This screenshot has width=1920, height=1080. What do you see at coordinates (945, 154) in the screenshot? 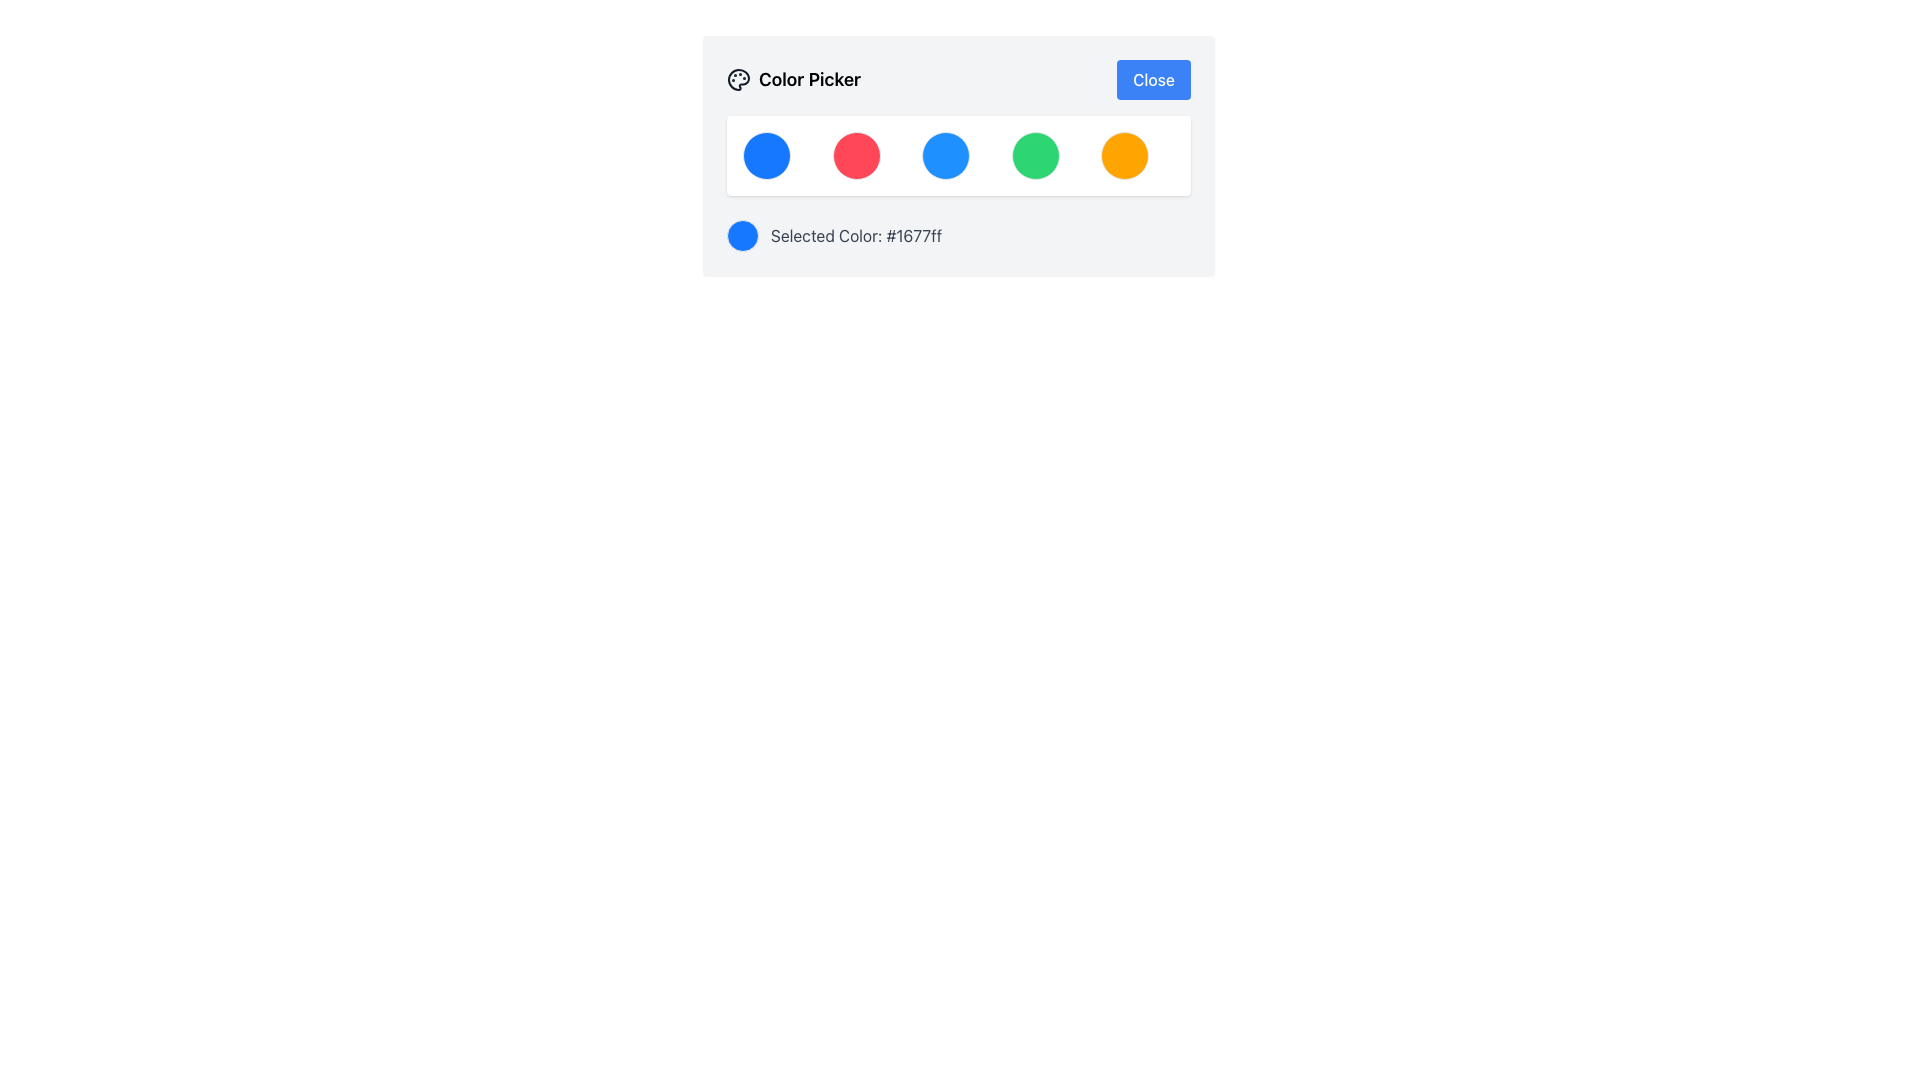
I see `the third circular button in the color picker interface` at bounding box center [945, 154].